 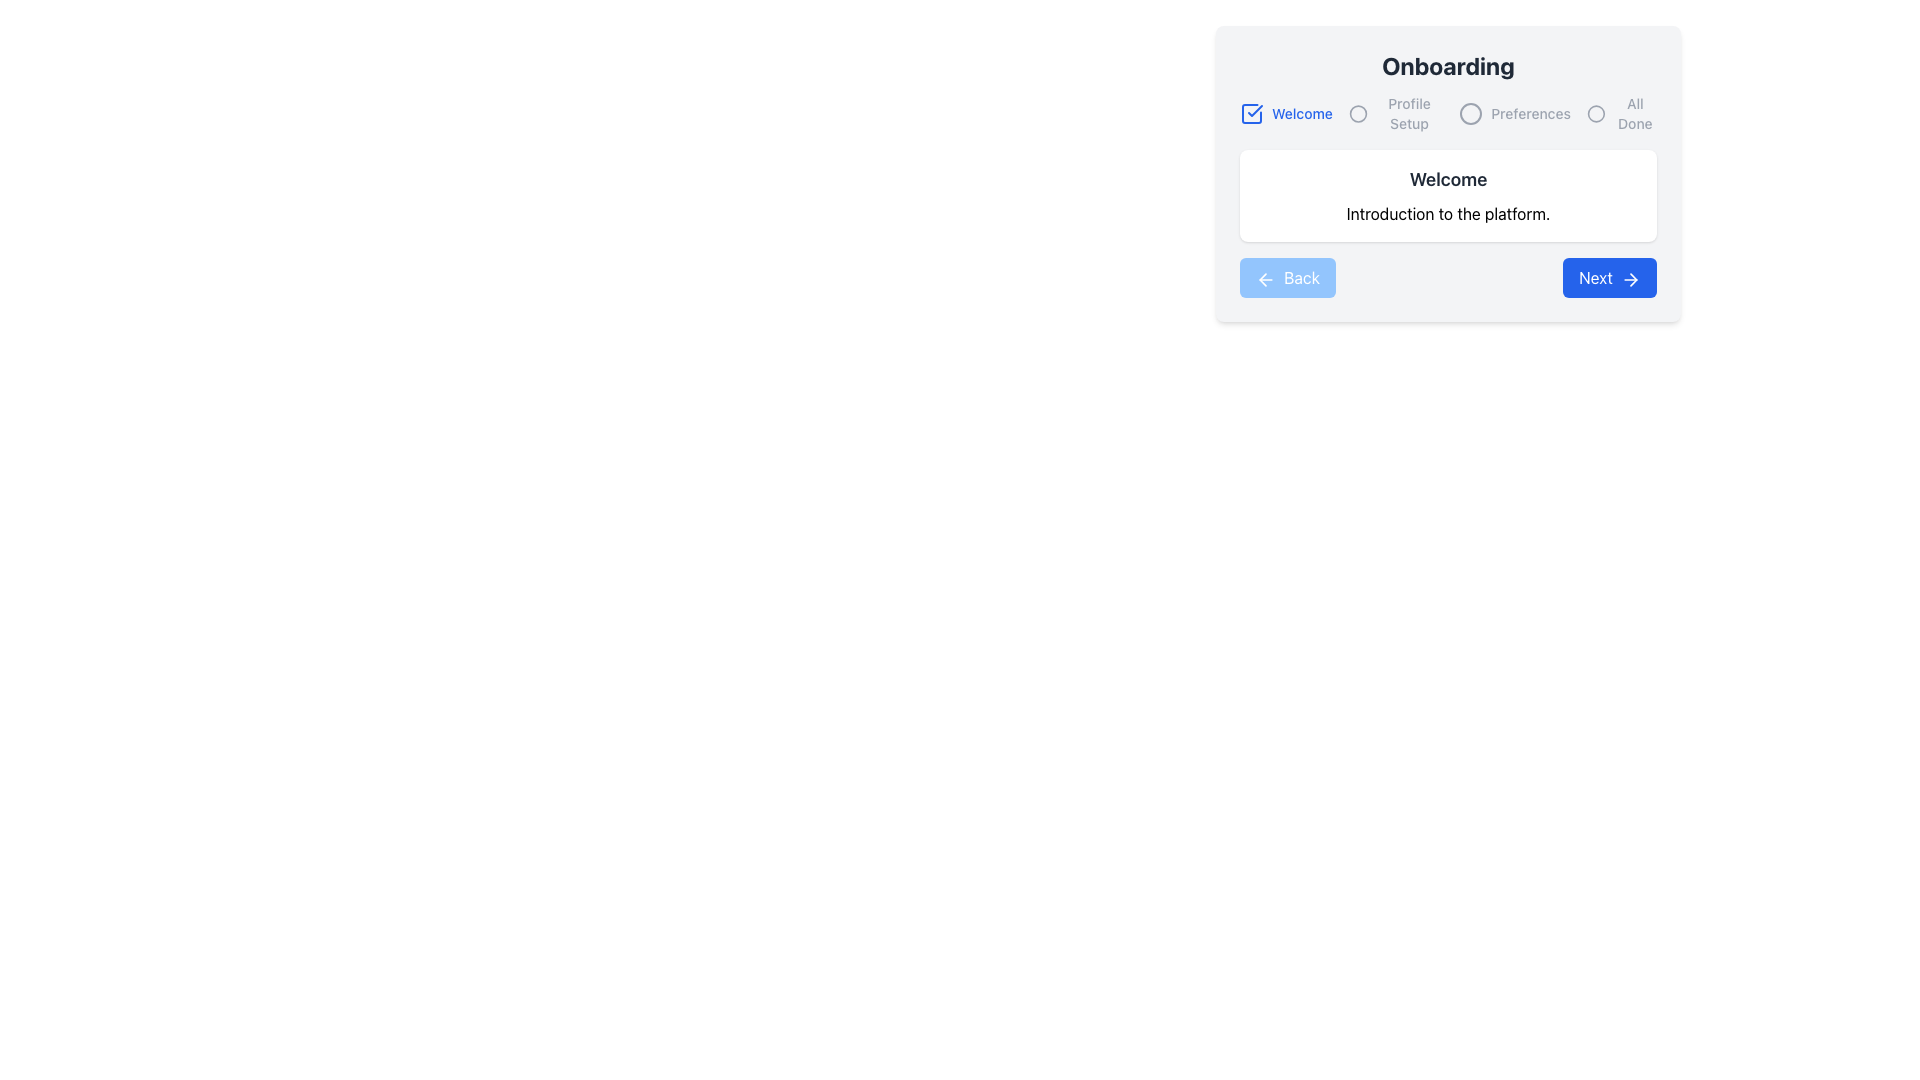 What do you see at coordinates (1471, 114) in the screenshot?
I see `the third circular progress indicator in the navigation bar` at bounding box center [1471, 114].